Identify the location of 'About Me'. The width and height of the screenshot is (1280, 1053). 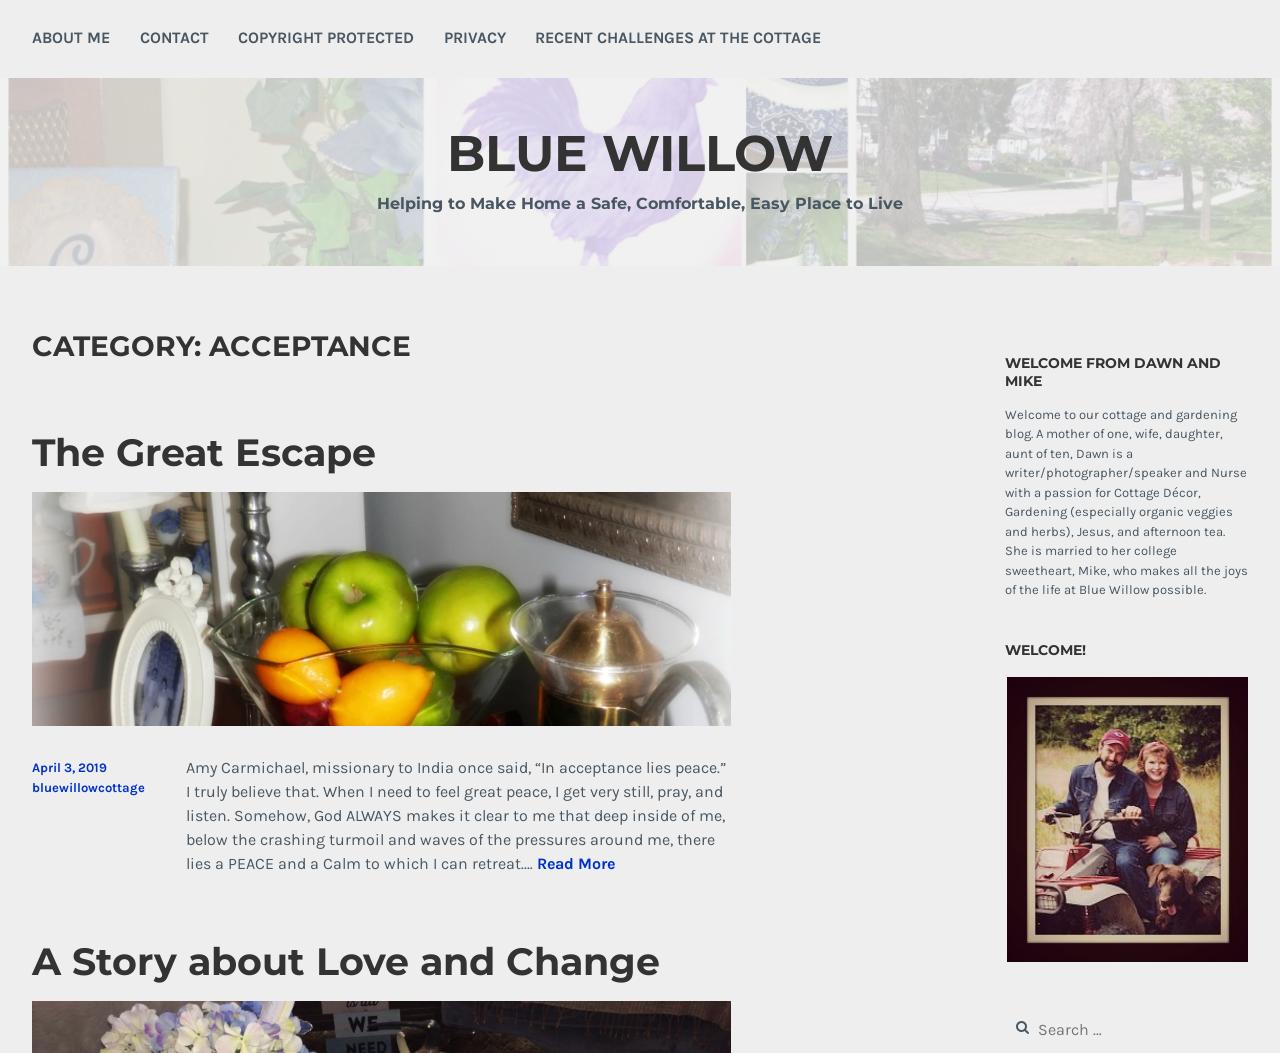
(71, 36).